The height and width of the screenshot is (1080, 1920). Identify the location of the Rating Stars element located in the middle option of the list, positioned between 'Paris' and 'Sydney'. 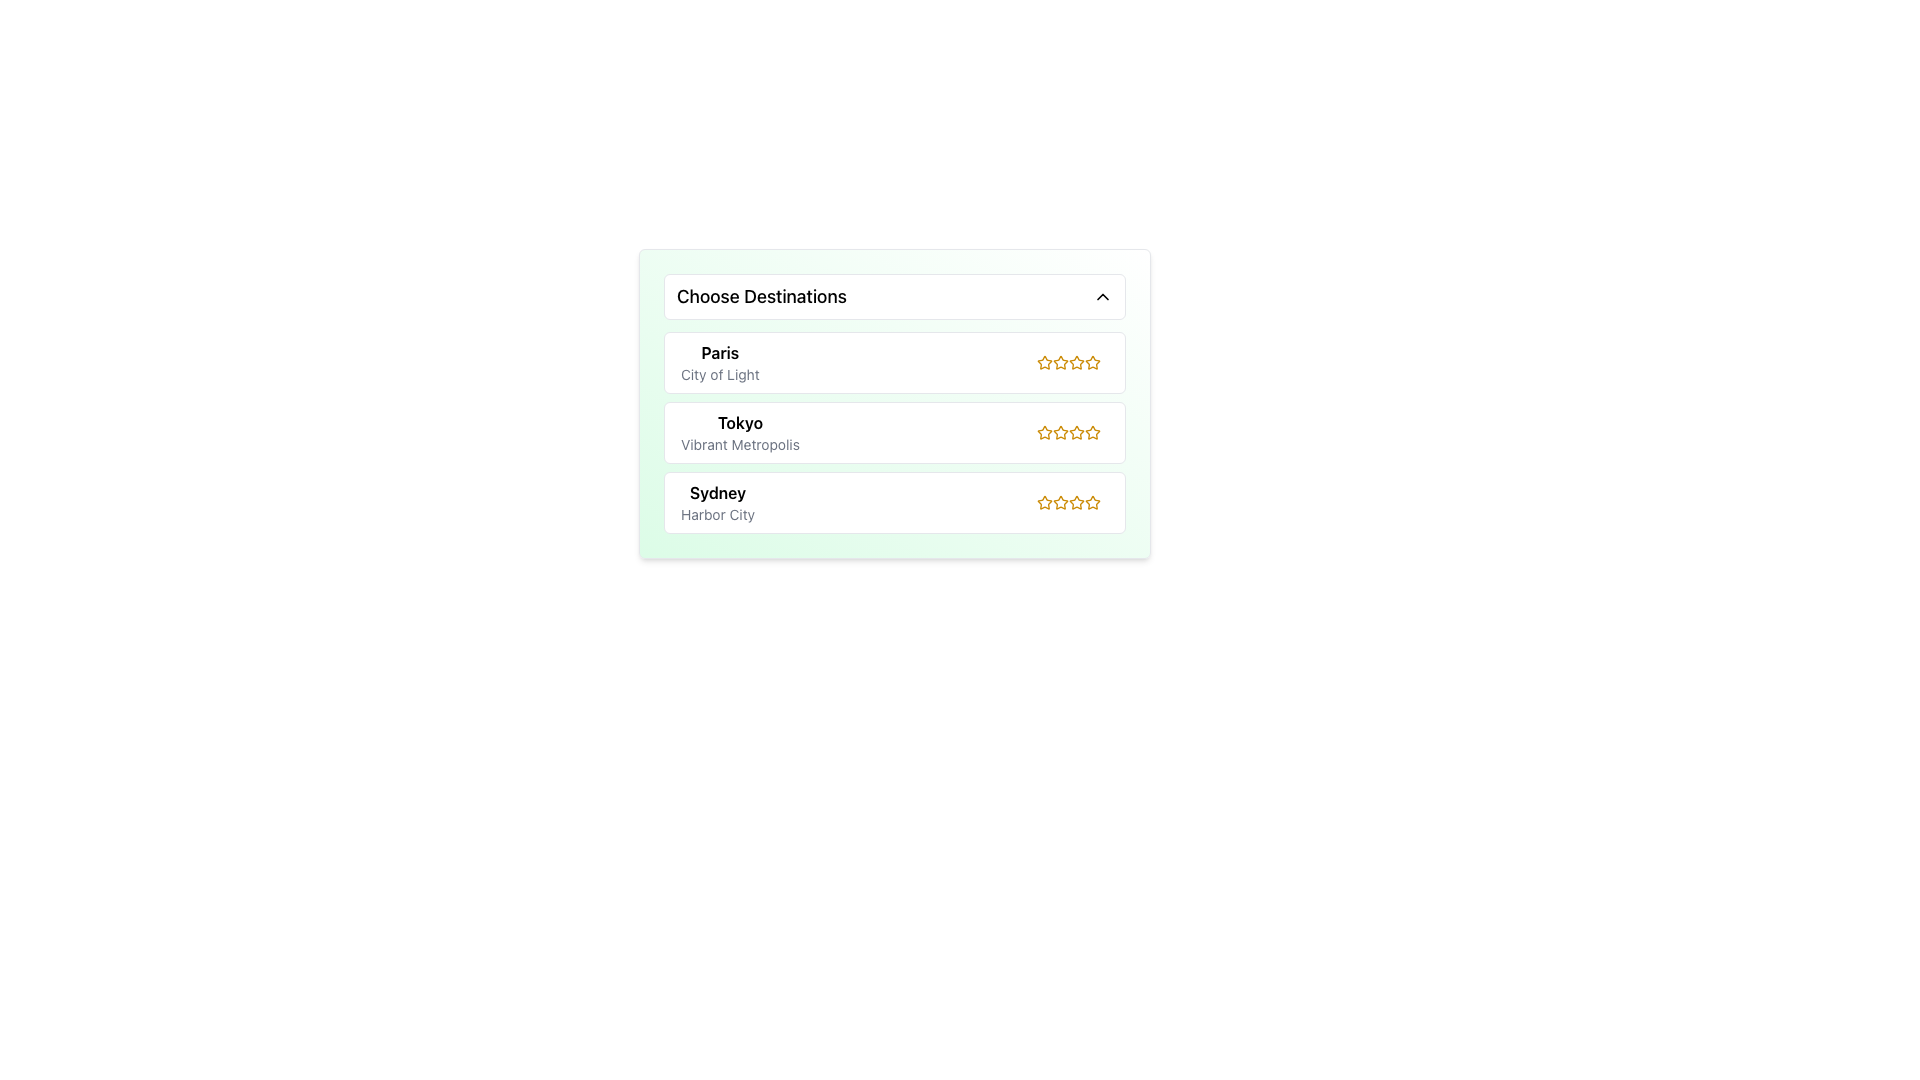
(1068, 431).